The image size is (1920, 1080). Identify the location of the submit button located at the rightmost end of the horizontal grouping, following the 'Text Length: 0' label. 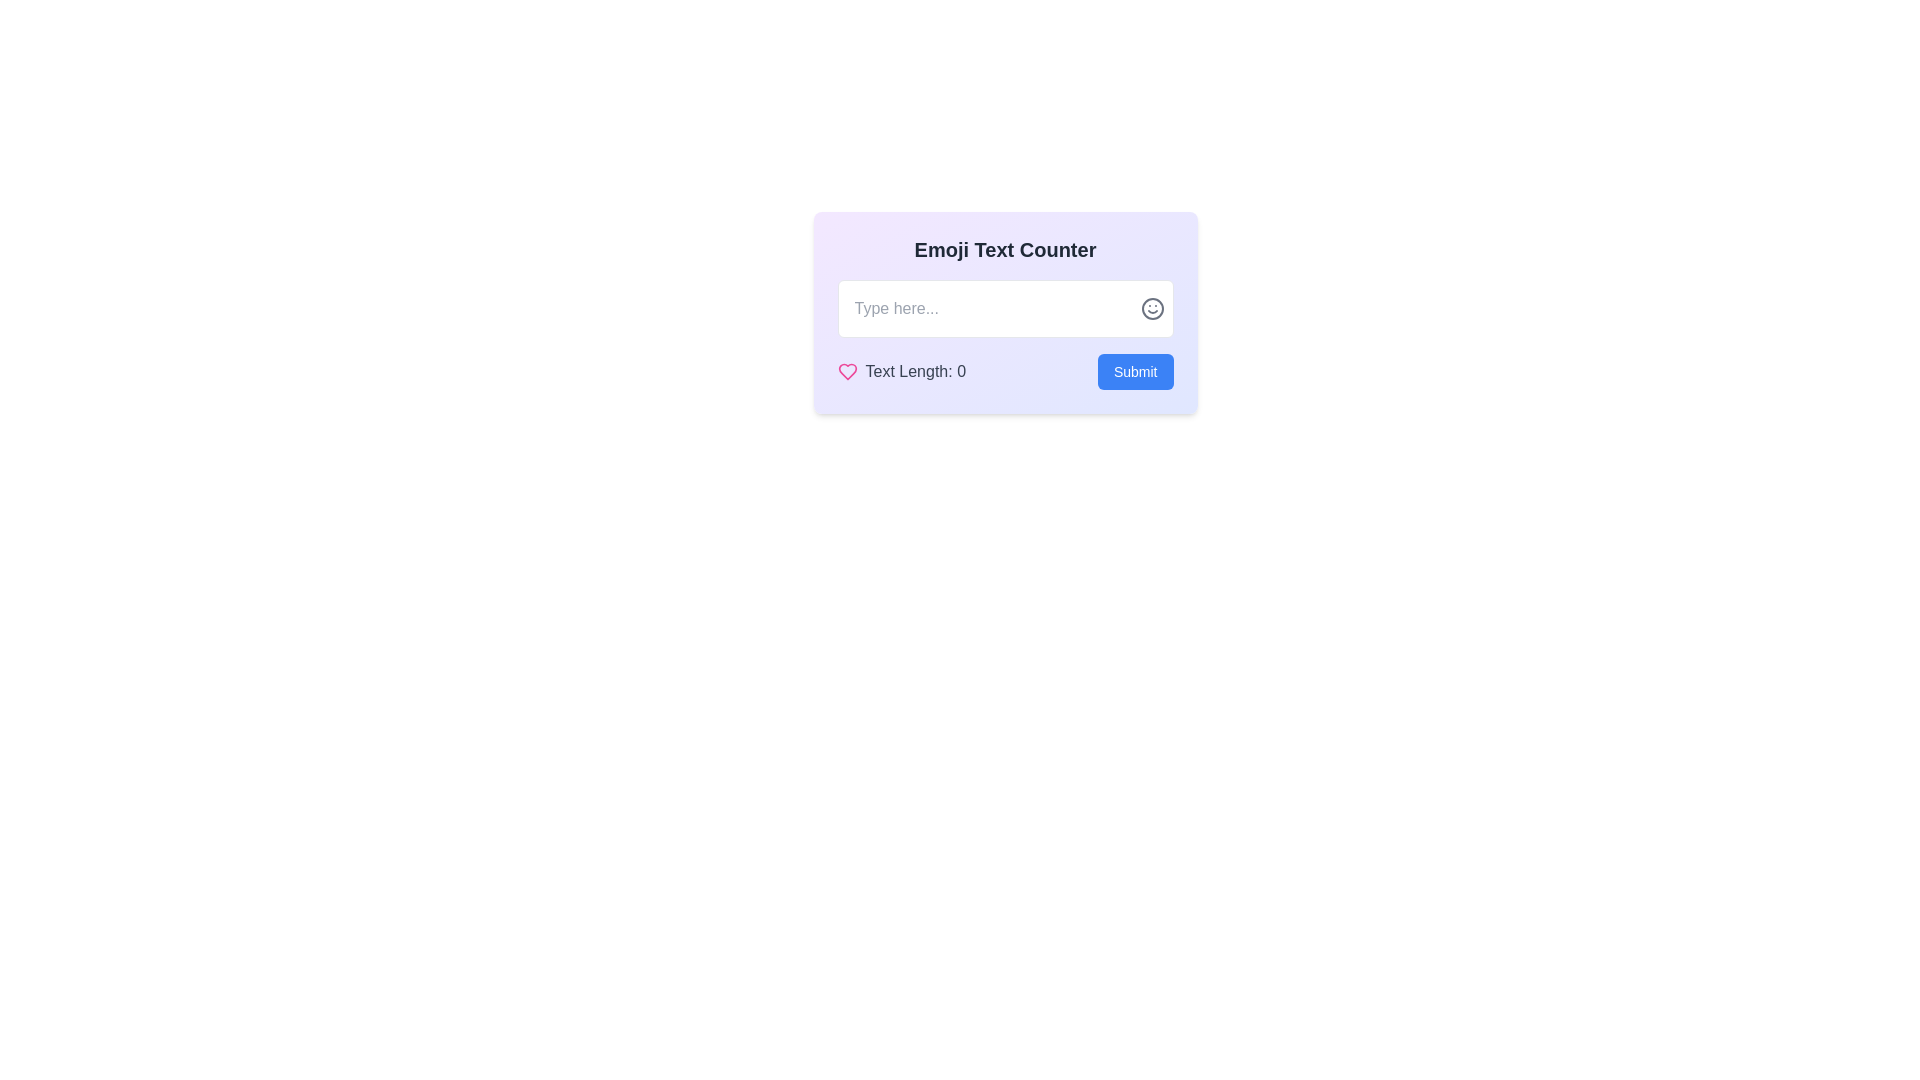
(1135, 371).